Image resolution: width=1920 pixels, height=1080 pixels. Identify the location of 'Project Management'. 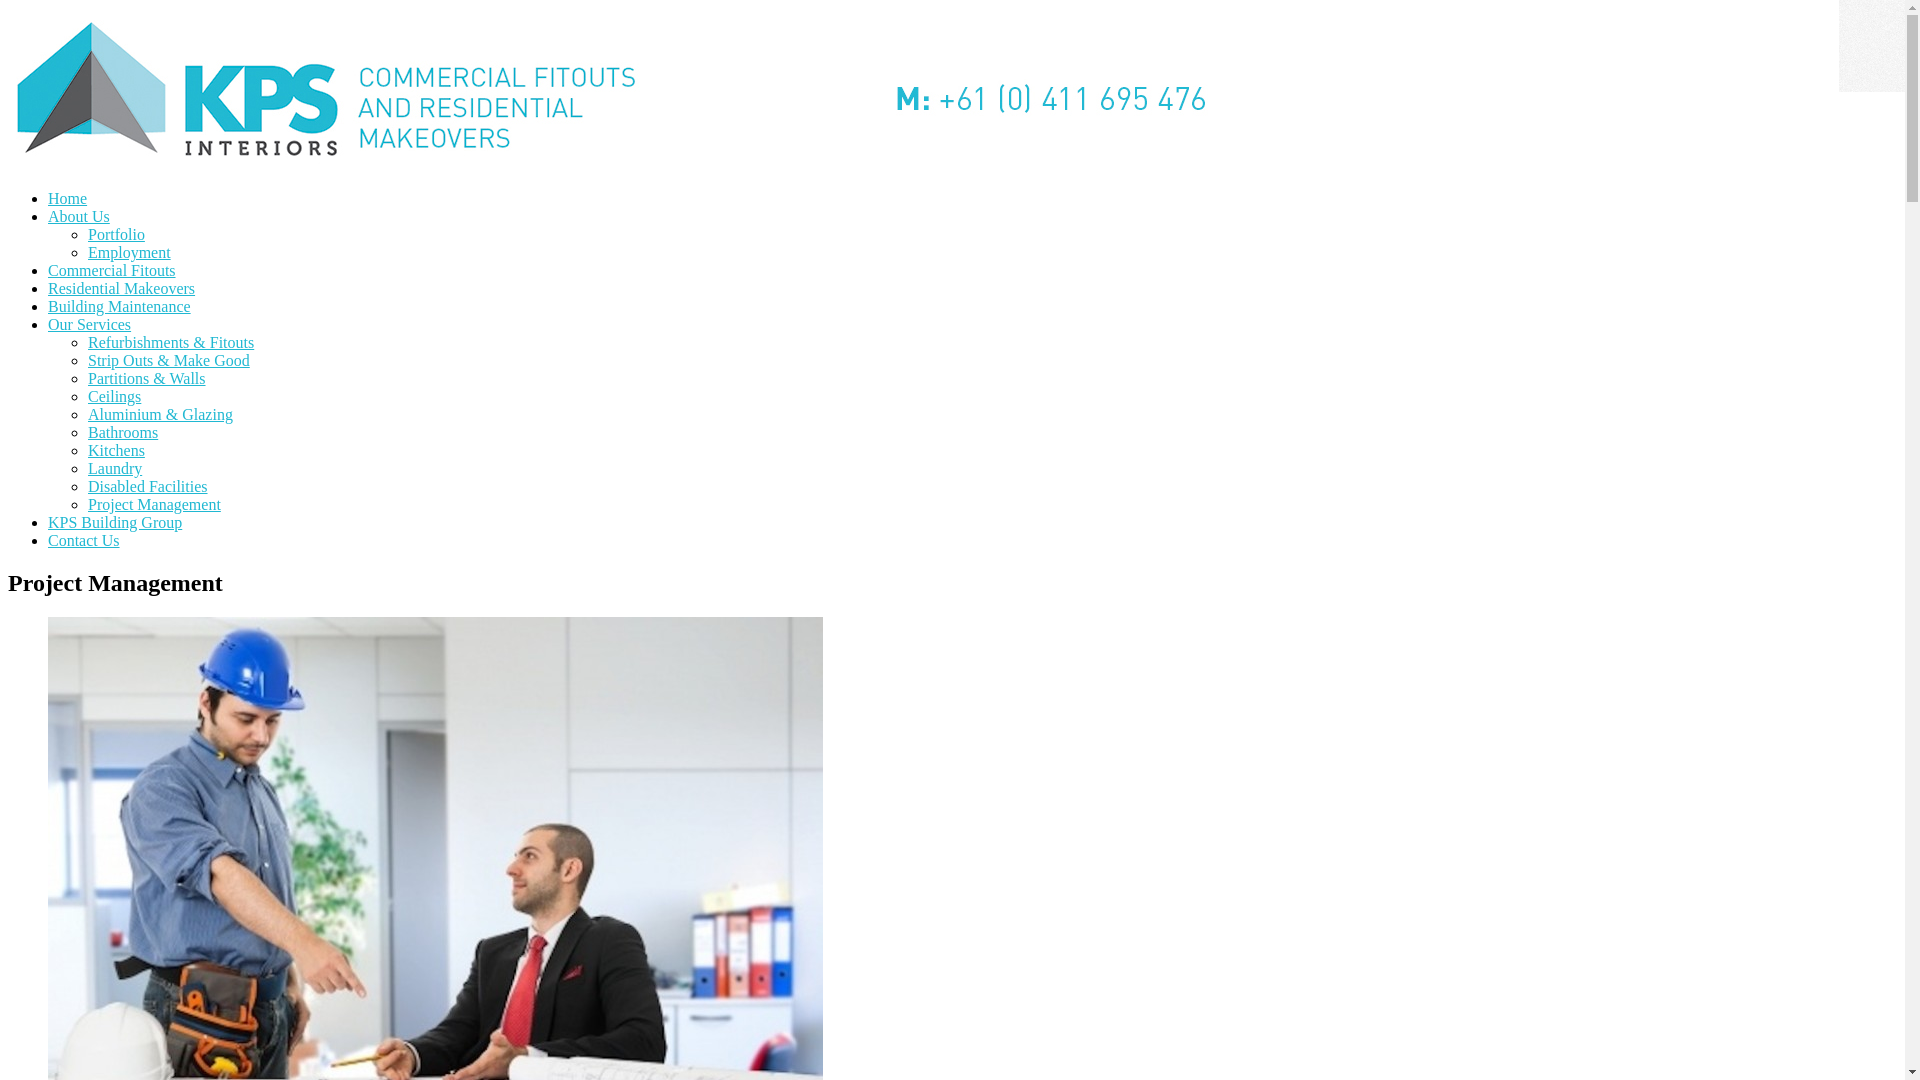
(153, 503).